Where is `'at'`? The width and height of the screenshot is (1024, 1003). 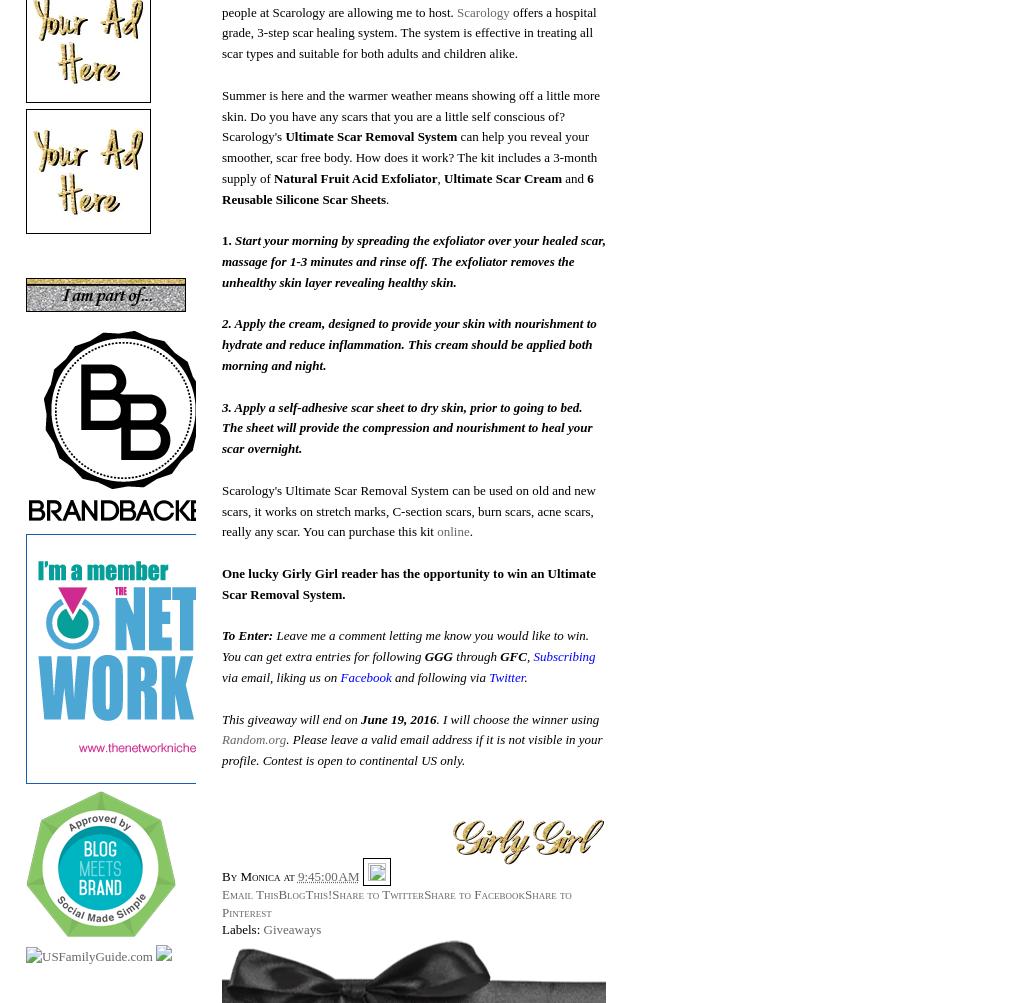
'at' is located at coordinates (283, 875).